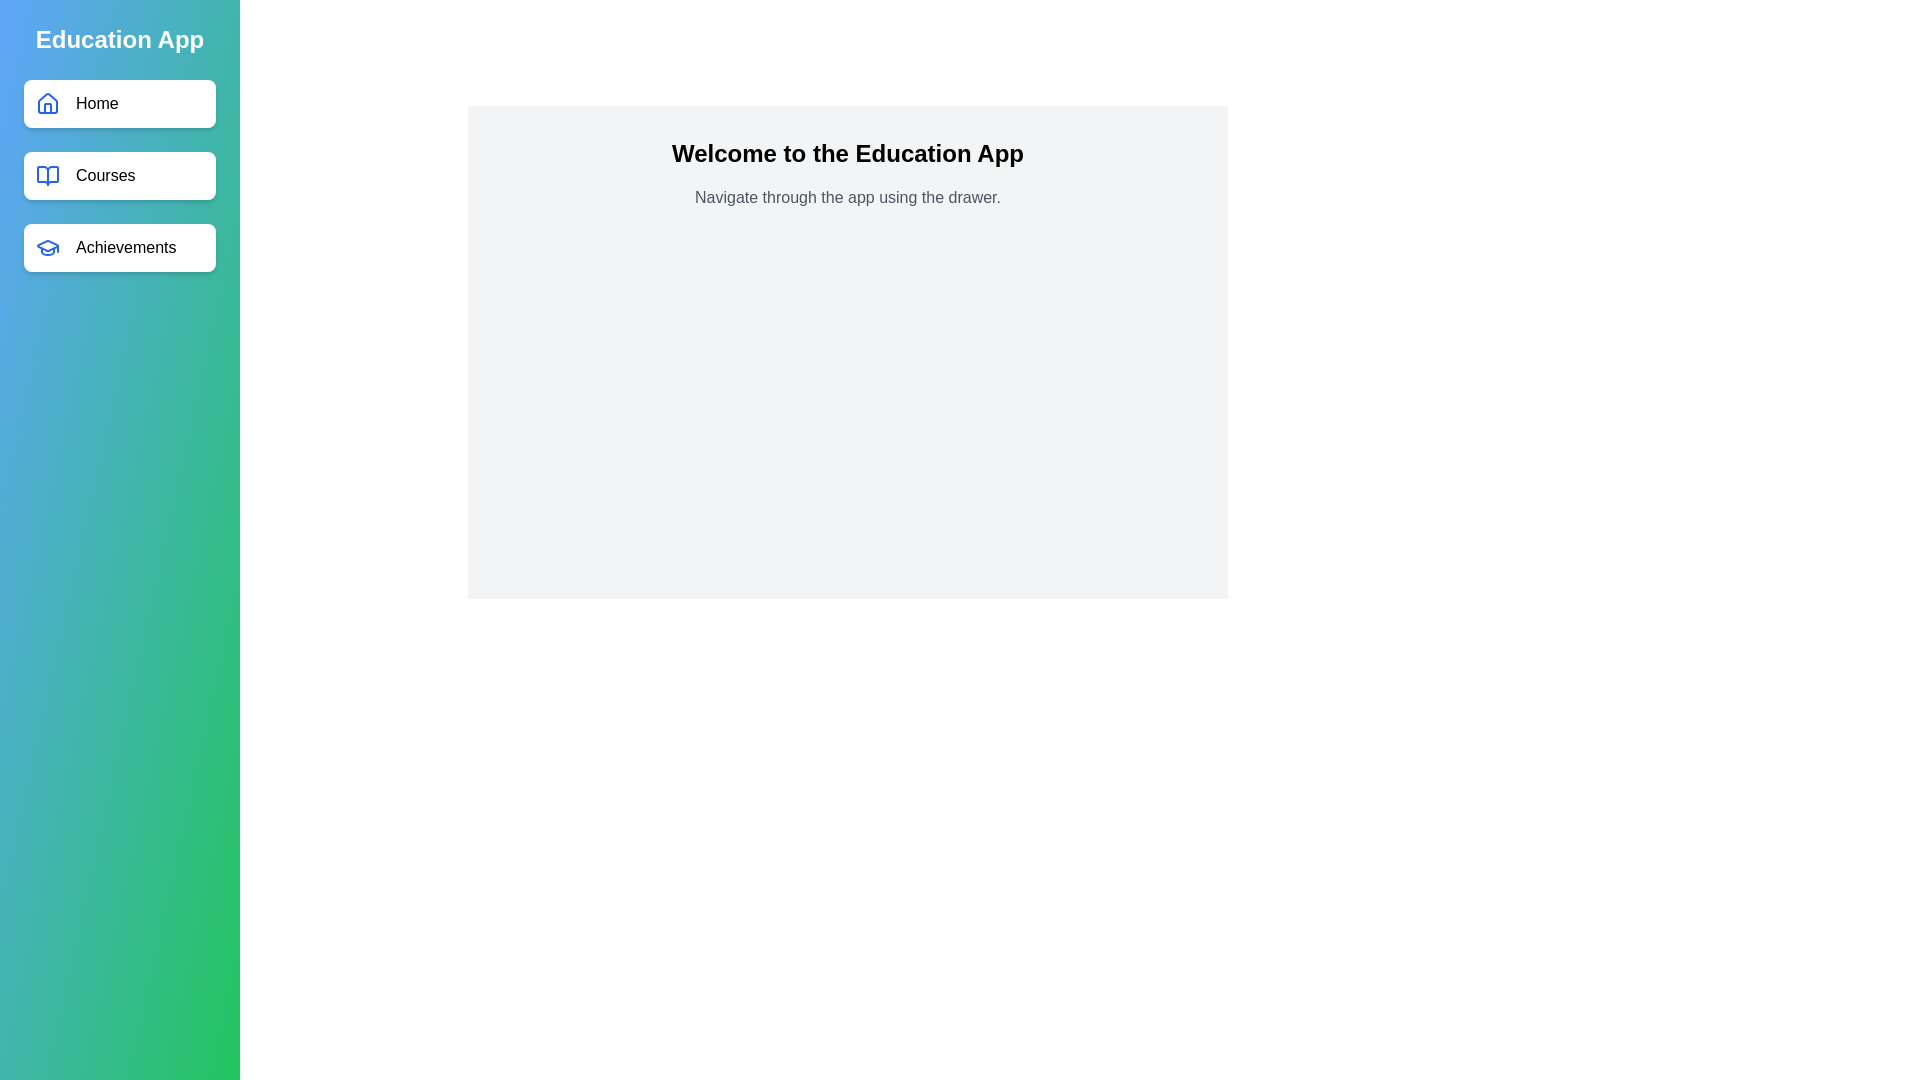 This screenshot has width=1920, height=1080. I want to click on the Home menu item in the drawer, so click(119, 104).